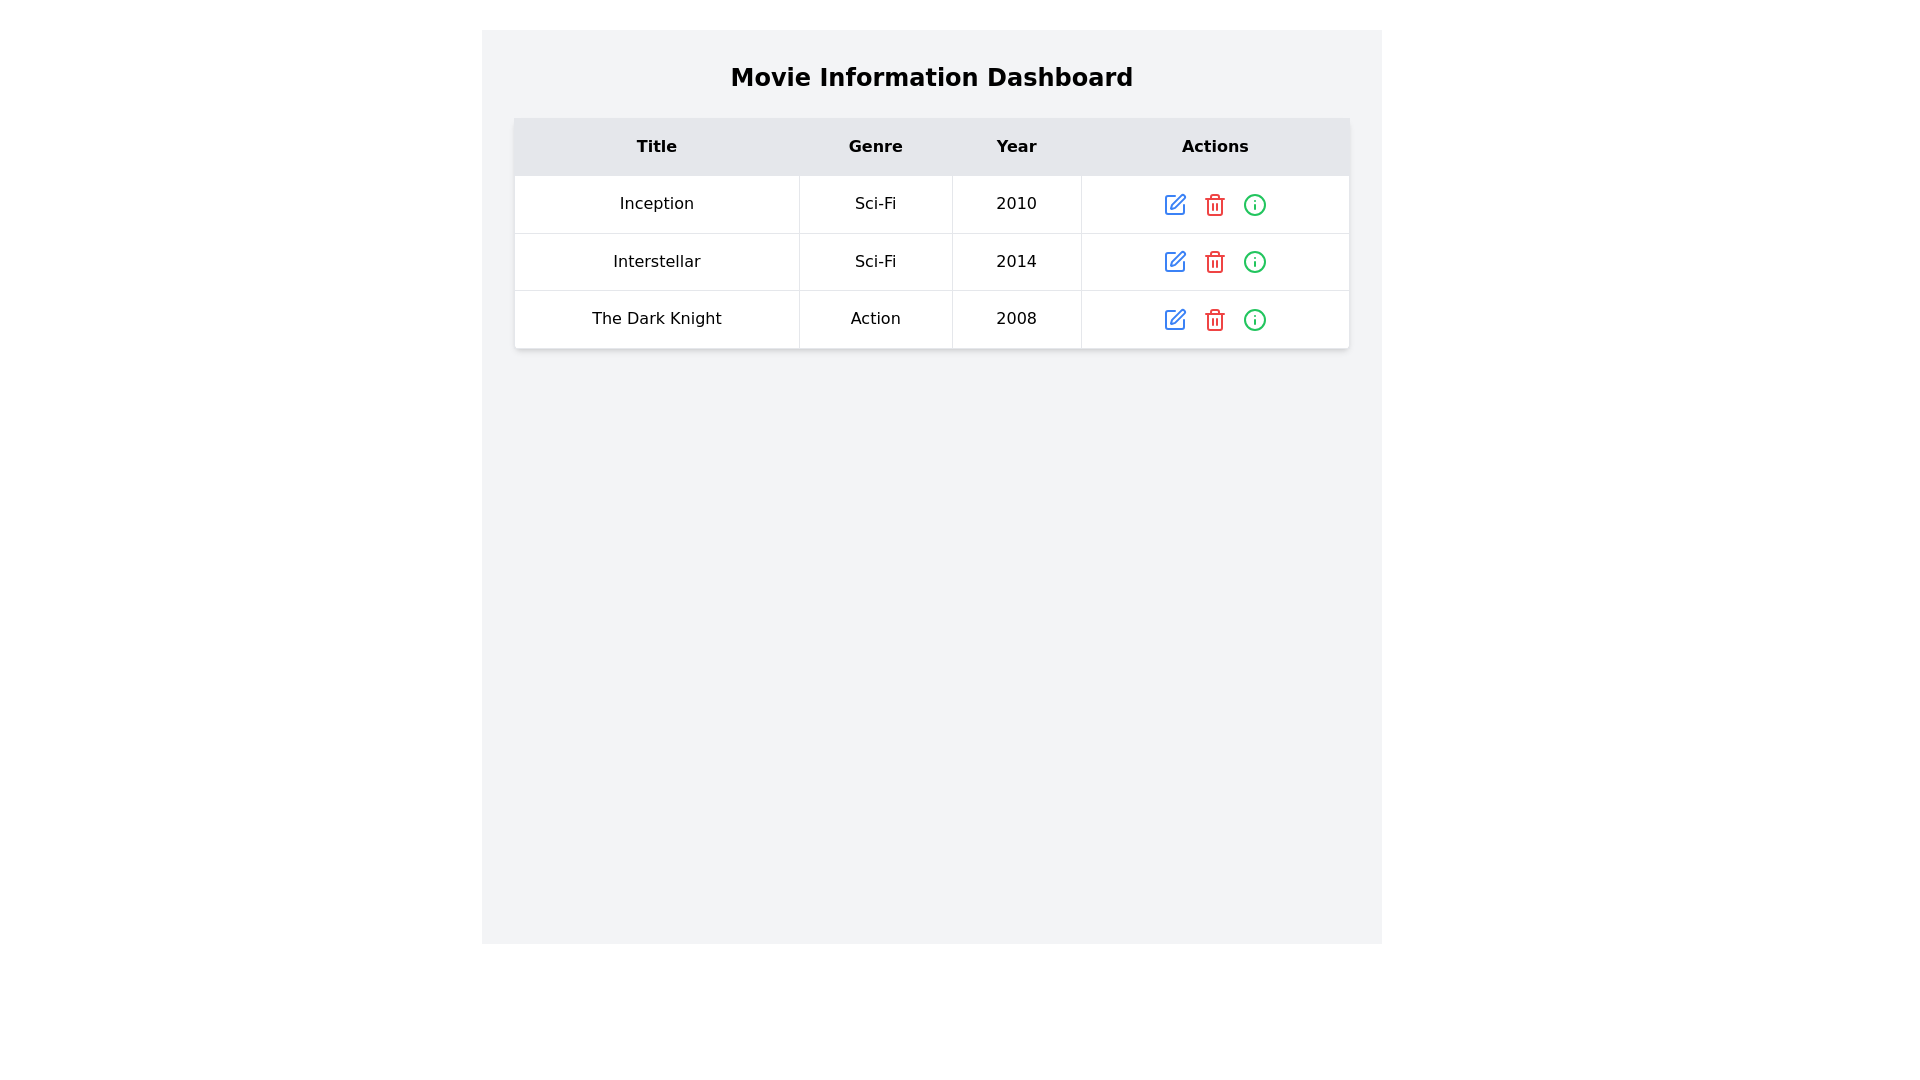  Describe the element at coordinates (1254, 260) in the screenshot. I see `the circular icon button with a green border and 'info' symbol located in the 'Actions' column for the 'Interstellar' row` at that location.